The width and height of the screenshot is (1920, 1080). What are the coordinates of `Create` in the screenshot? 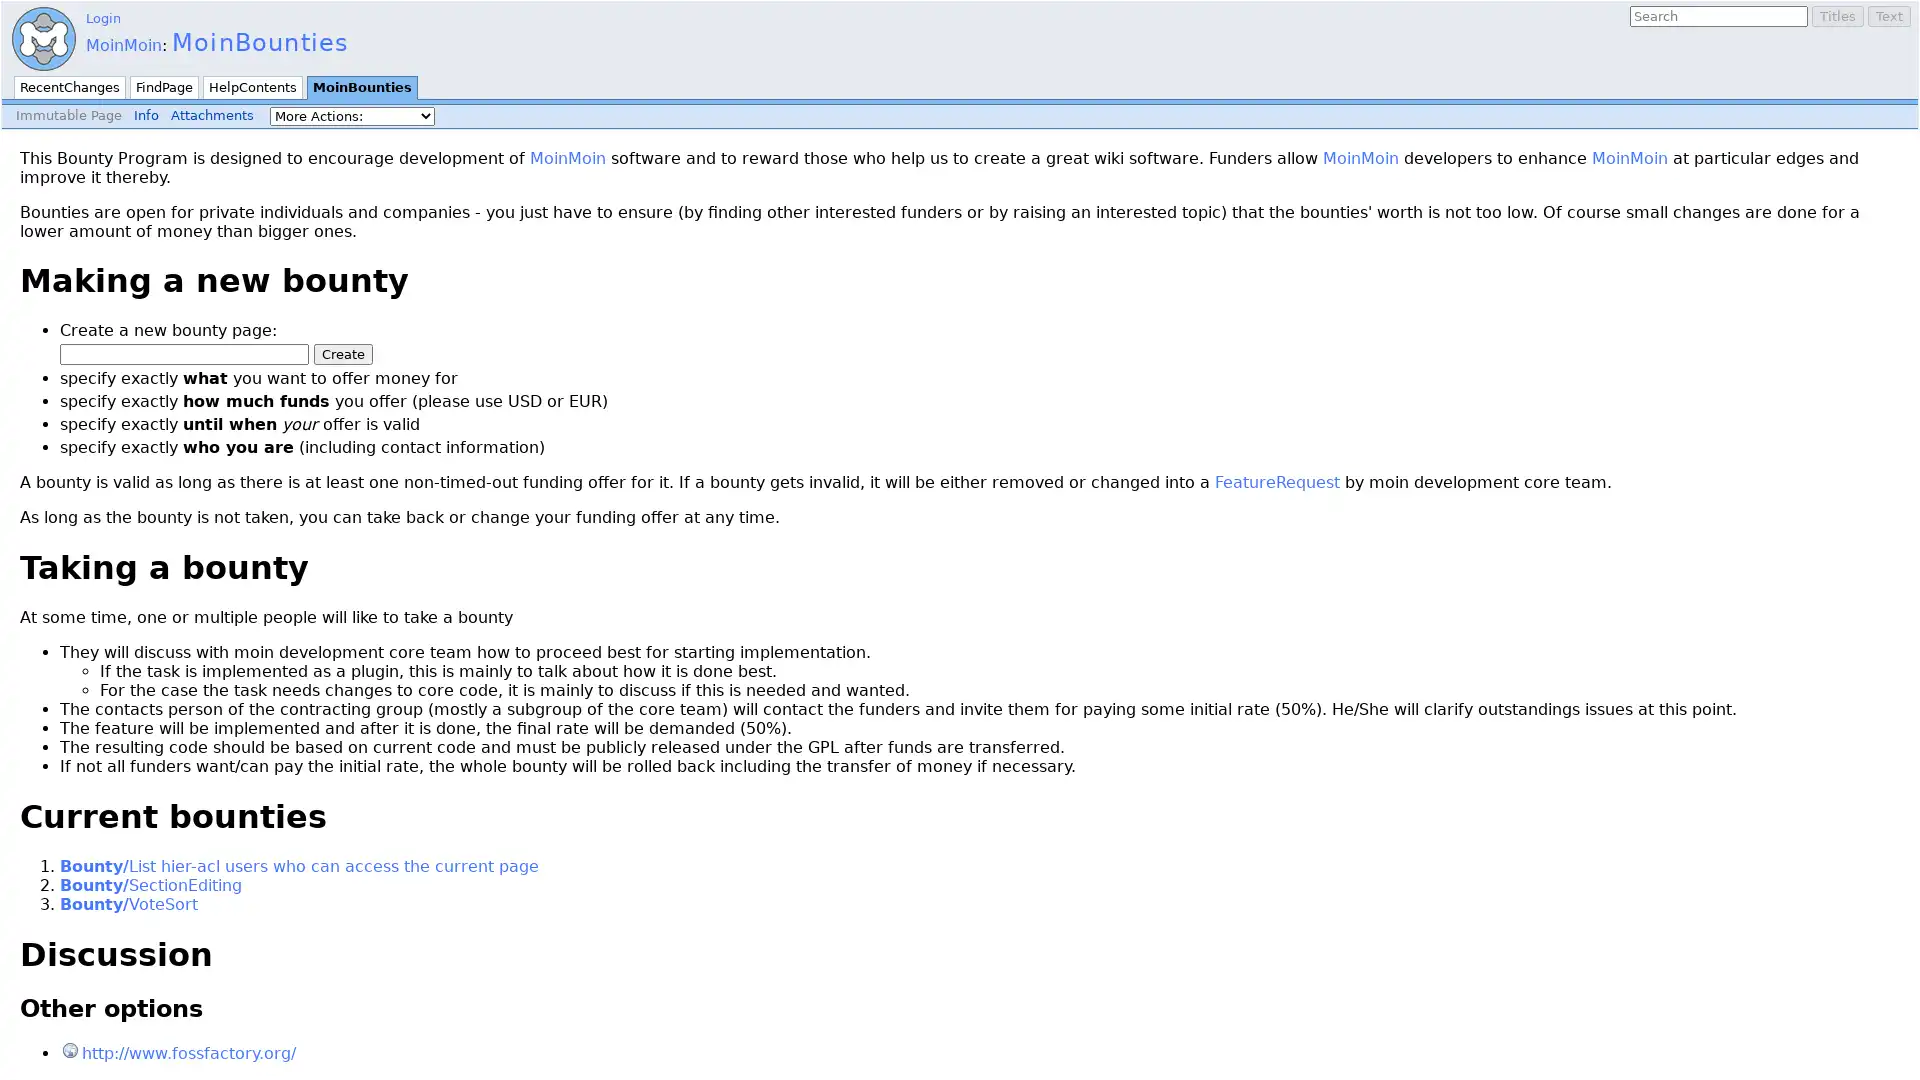 It's located at (343, 353).